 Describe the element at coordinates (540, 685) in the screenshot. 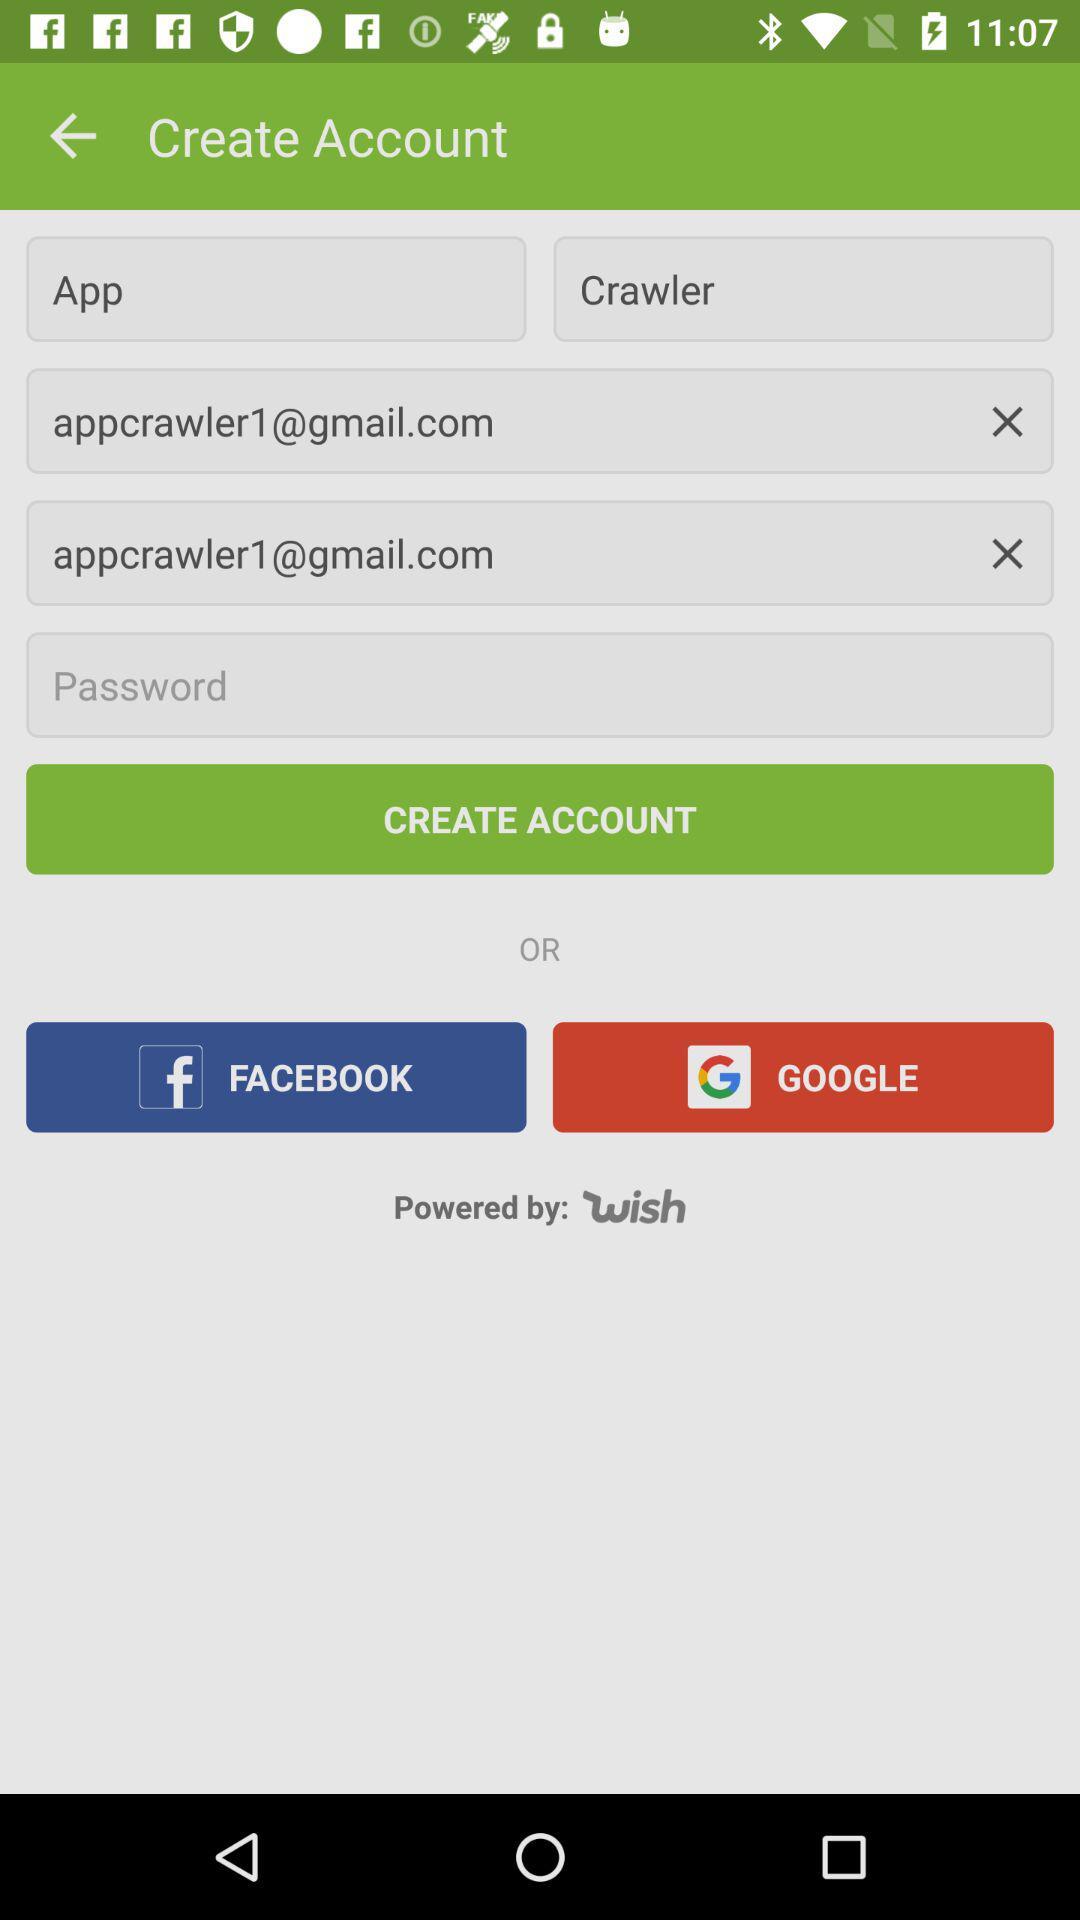

I see `your password` at that location.